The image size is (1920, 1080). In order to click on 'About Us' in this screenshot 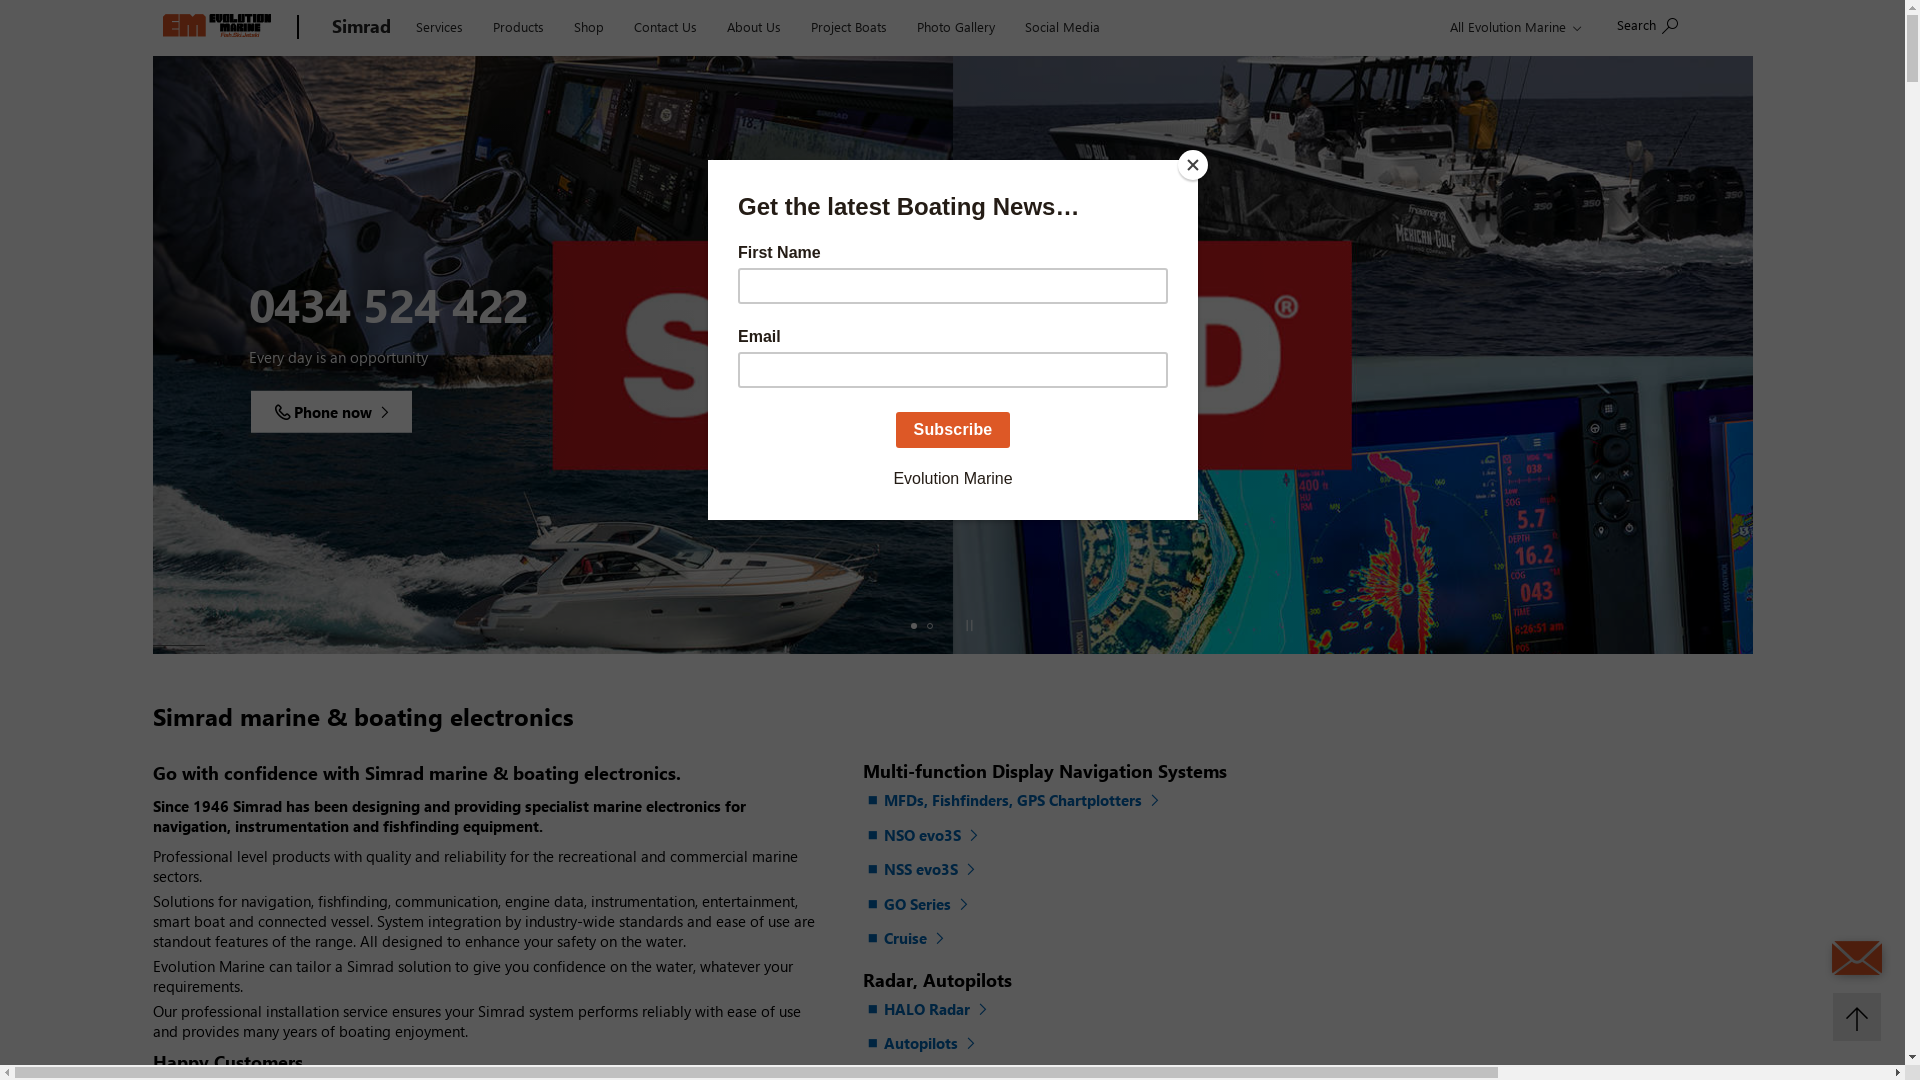, I will do `click(752, 24)`.